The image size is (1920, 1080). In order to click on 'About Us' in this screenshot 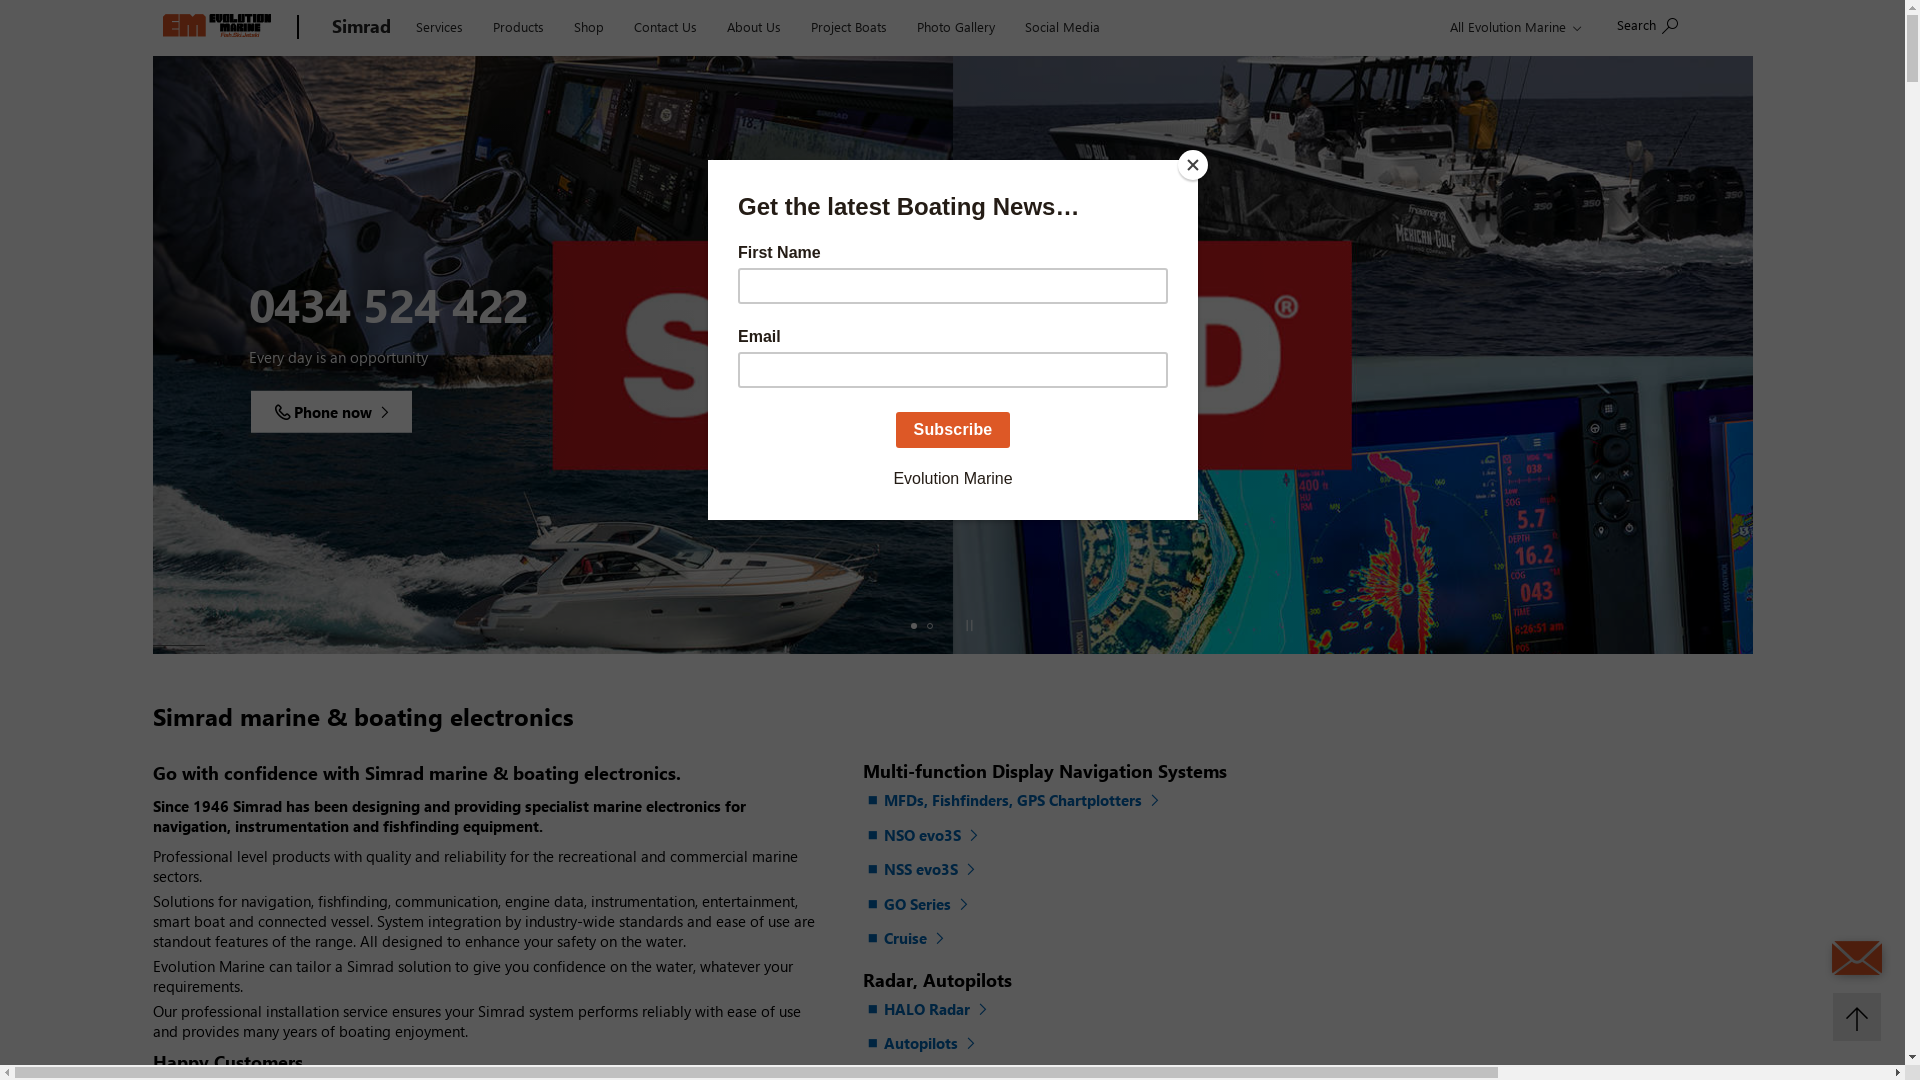, I will do `click(752, 24)`.